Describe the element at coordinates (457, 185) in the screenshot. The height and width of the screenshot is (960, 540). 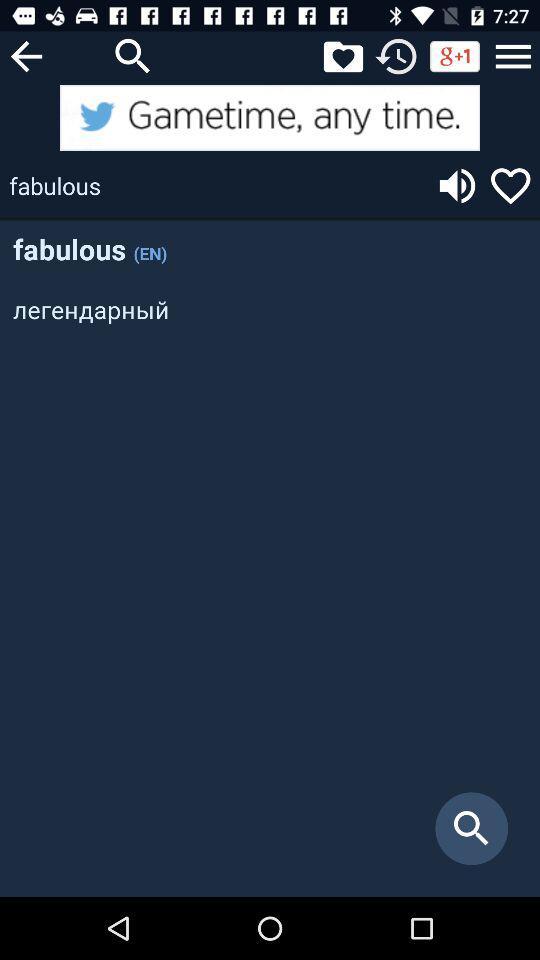
I see `open volume` at that location.